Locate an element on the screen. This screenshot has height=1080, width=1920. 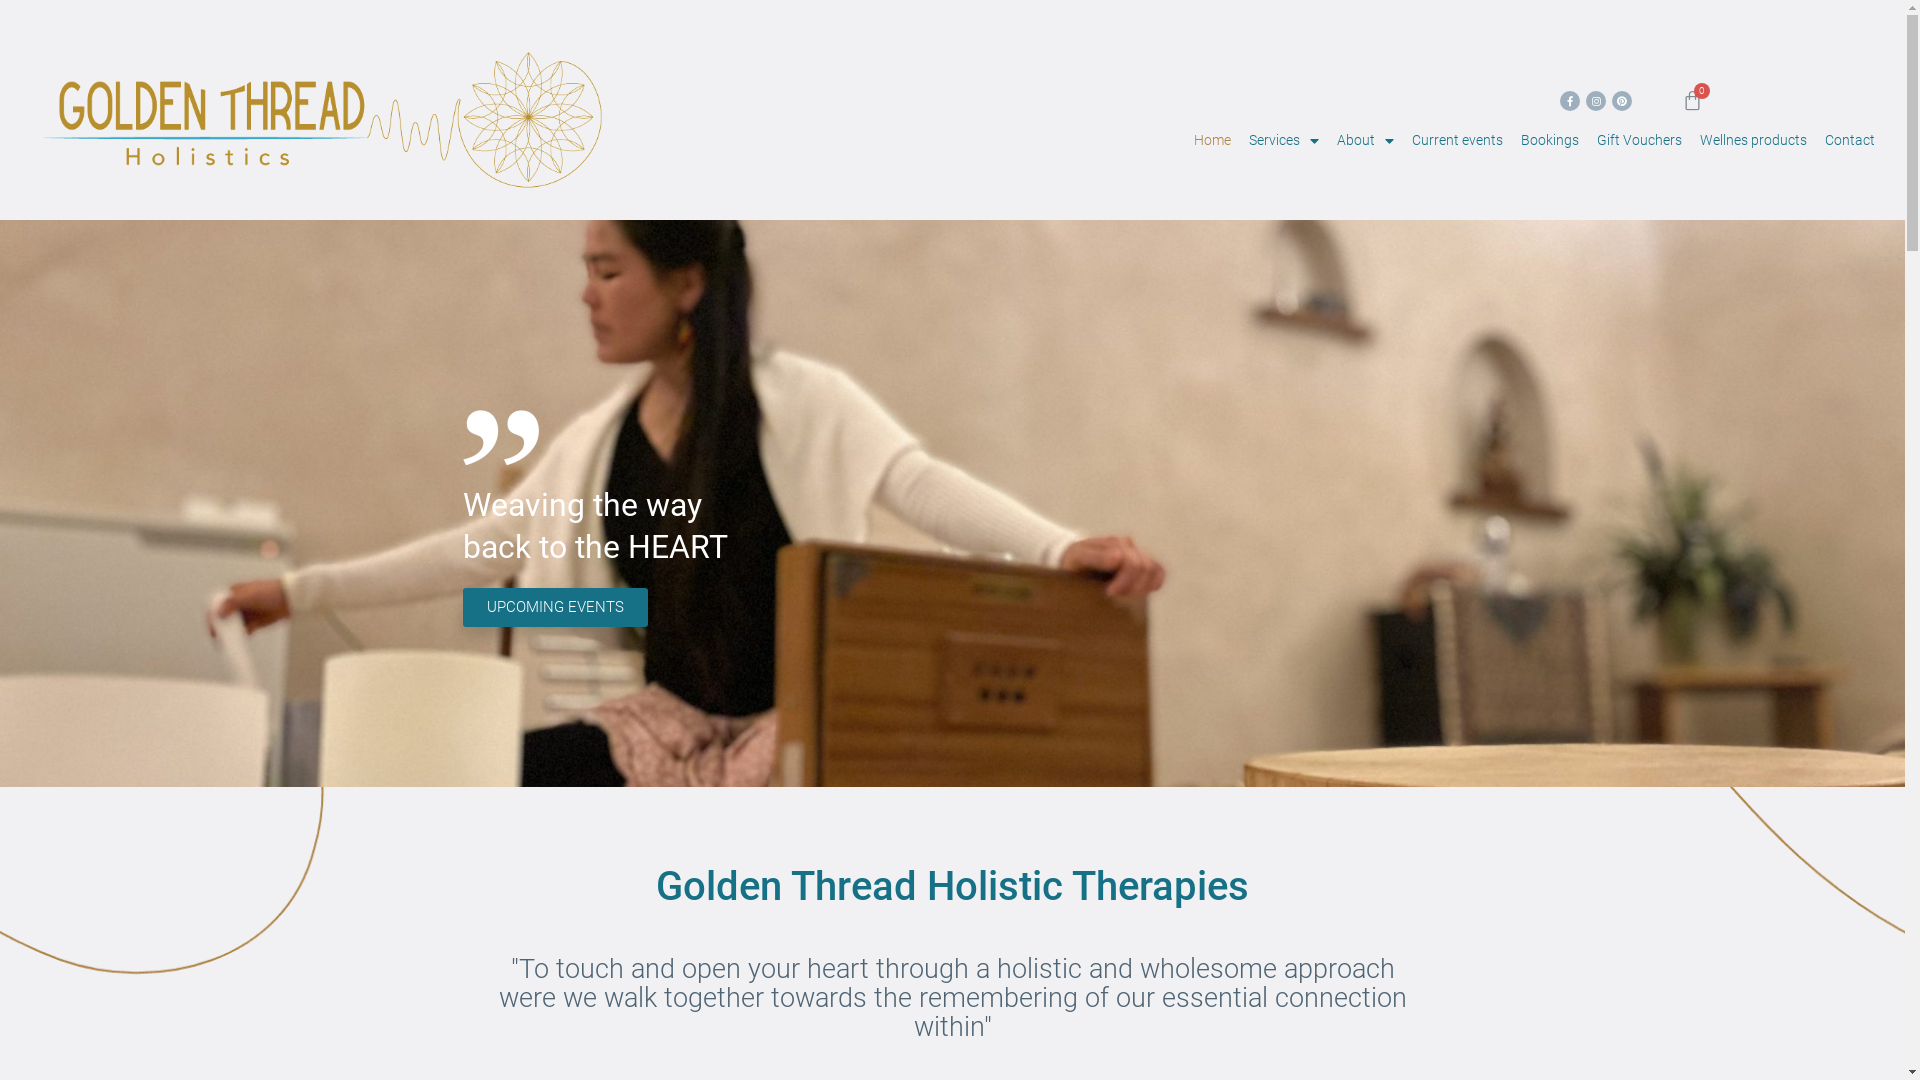
'Bookings' is located at coordinates (1549, 140).